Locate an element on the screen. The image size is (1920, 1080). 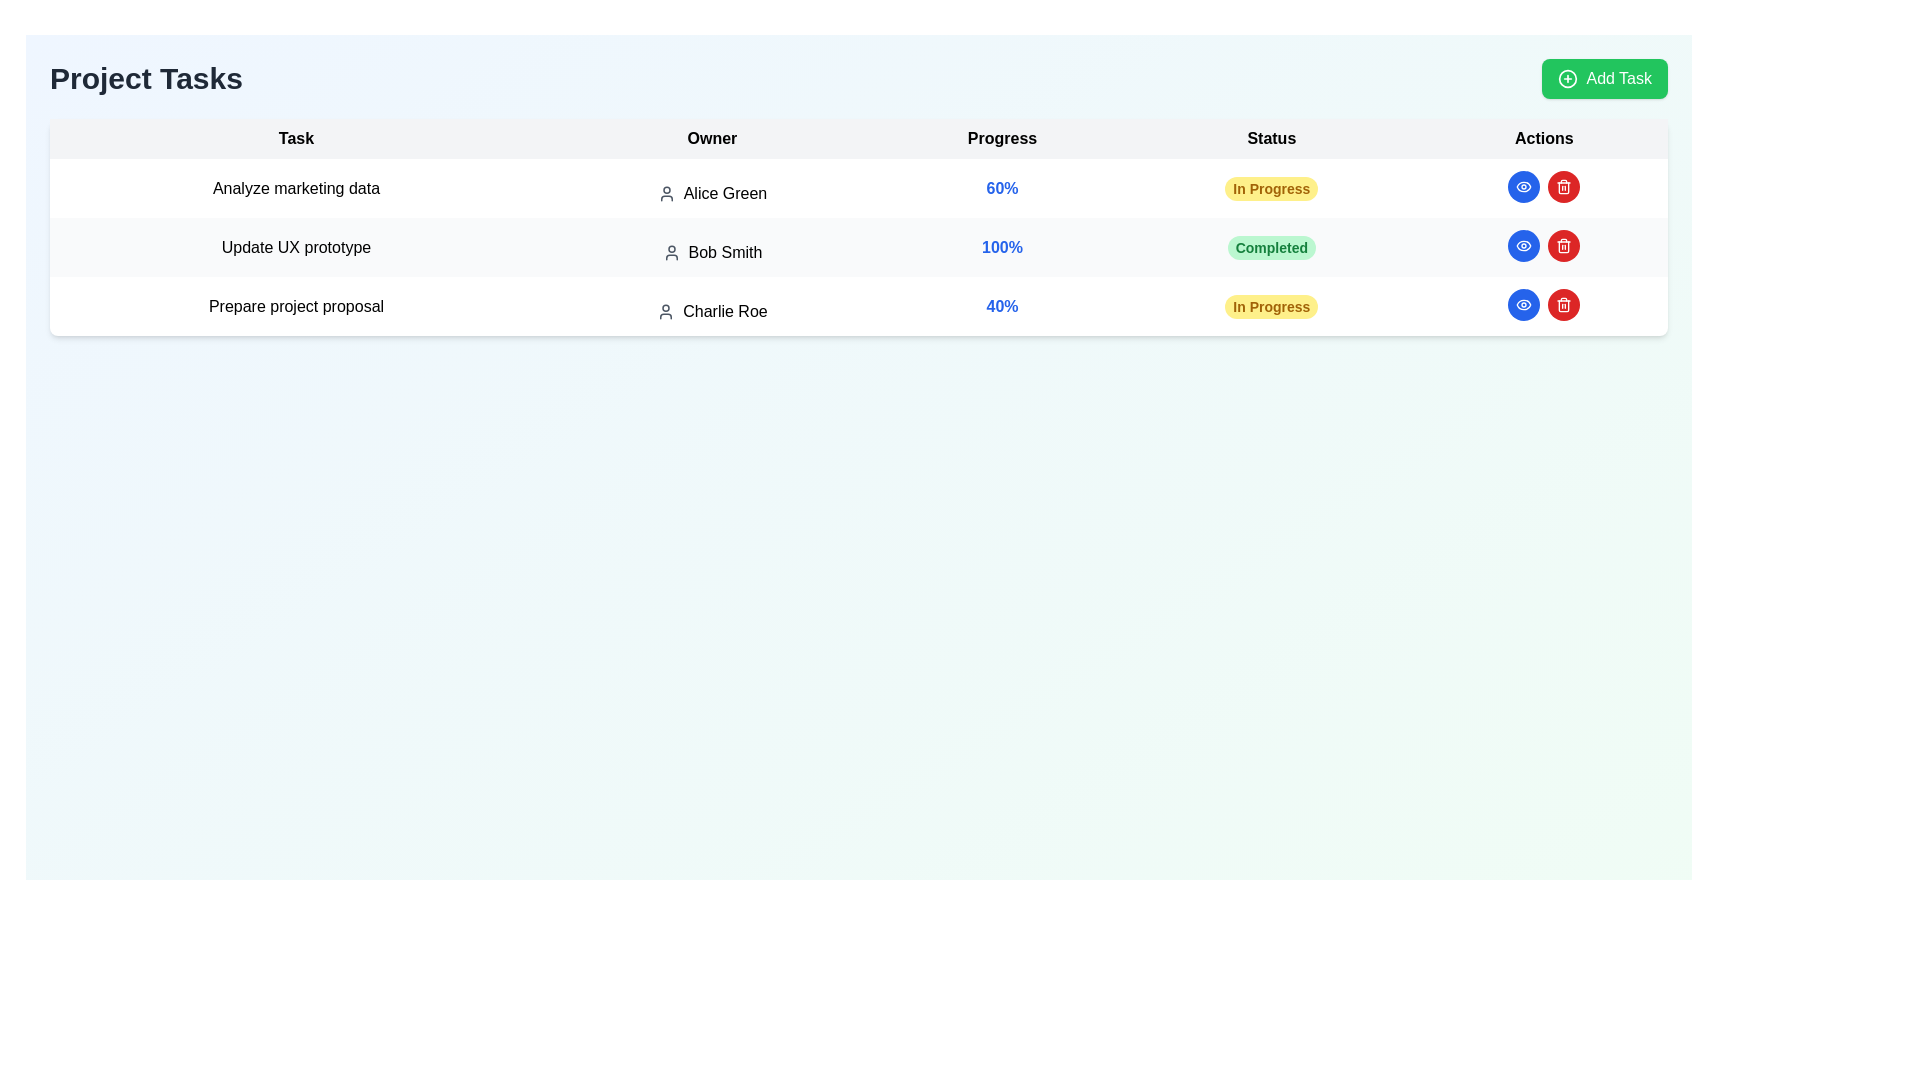
the rounded blue button with a white eye icon is located at coordinates (1523, 304).